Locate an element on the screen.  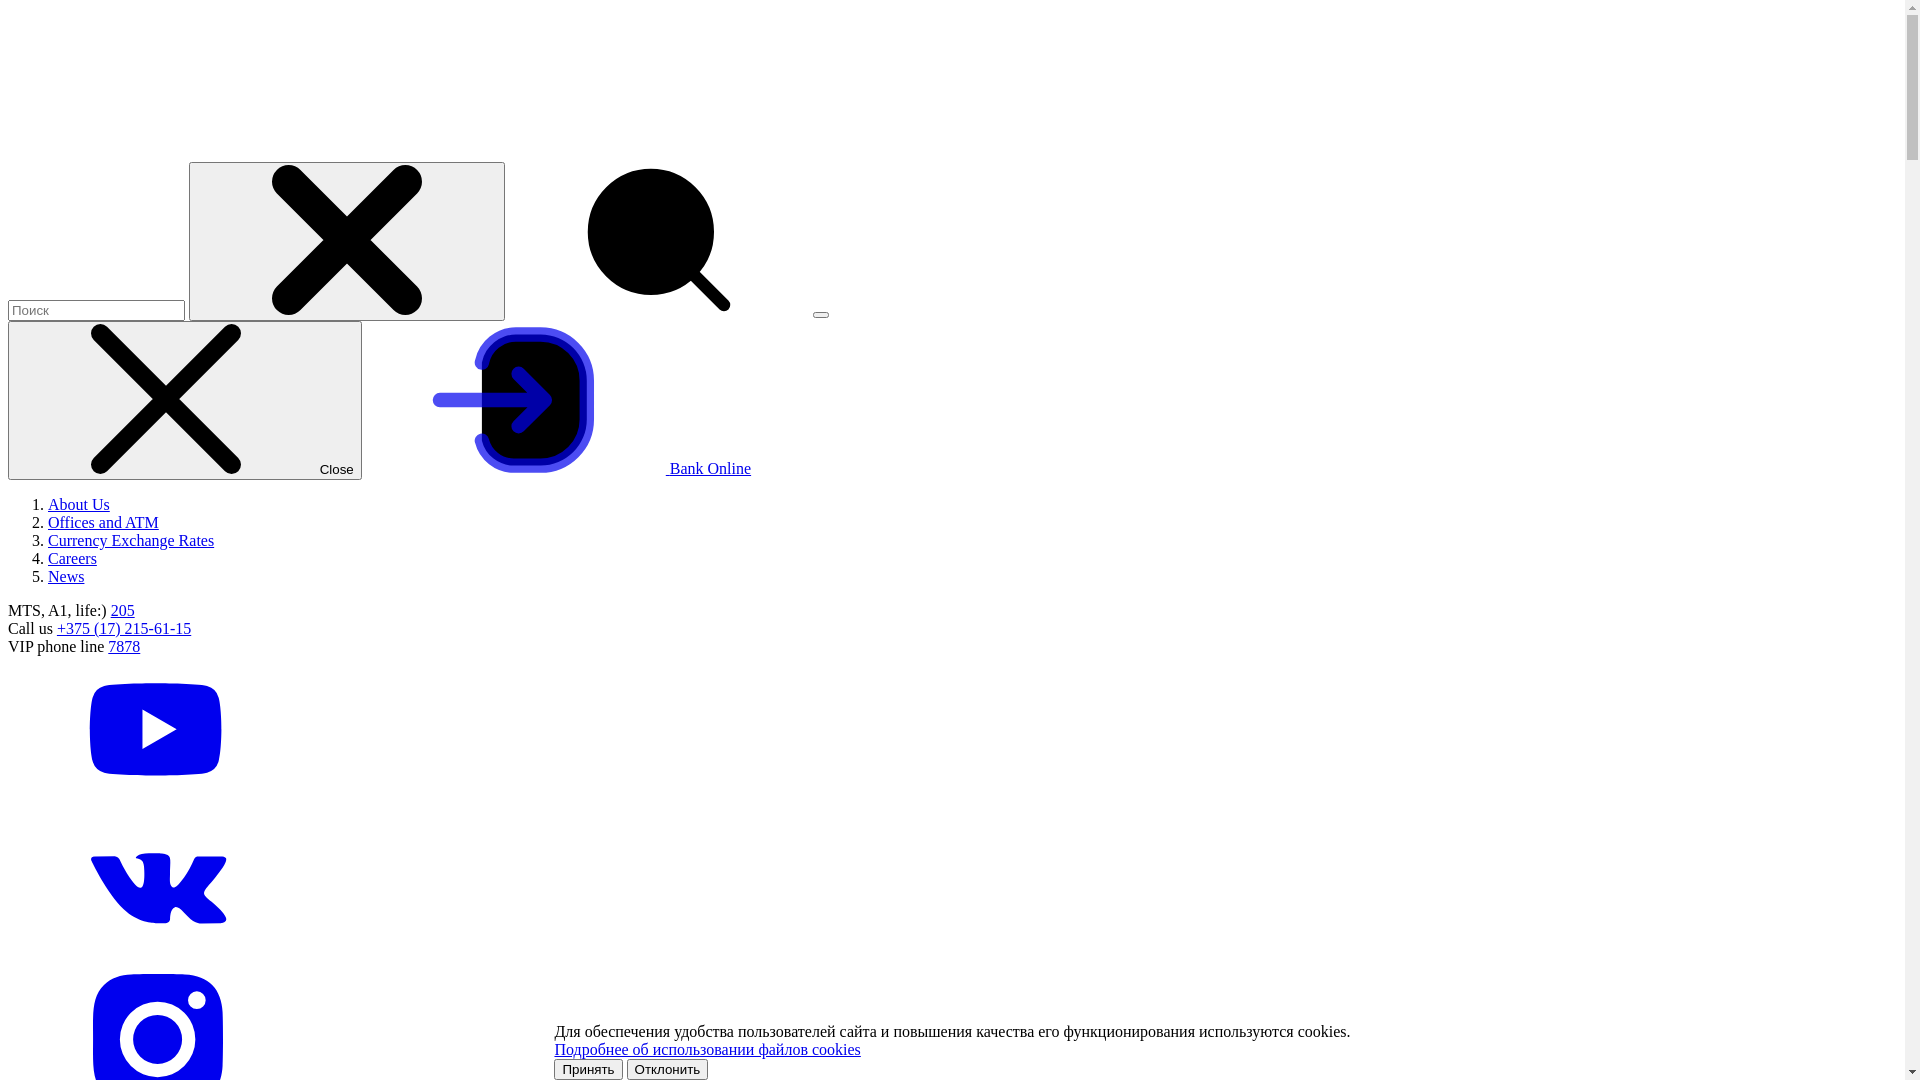
'About Us' is located at coordinates (78, 503).